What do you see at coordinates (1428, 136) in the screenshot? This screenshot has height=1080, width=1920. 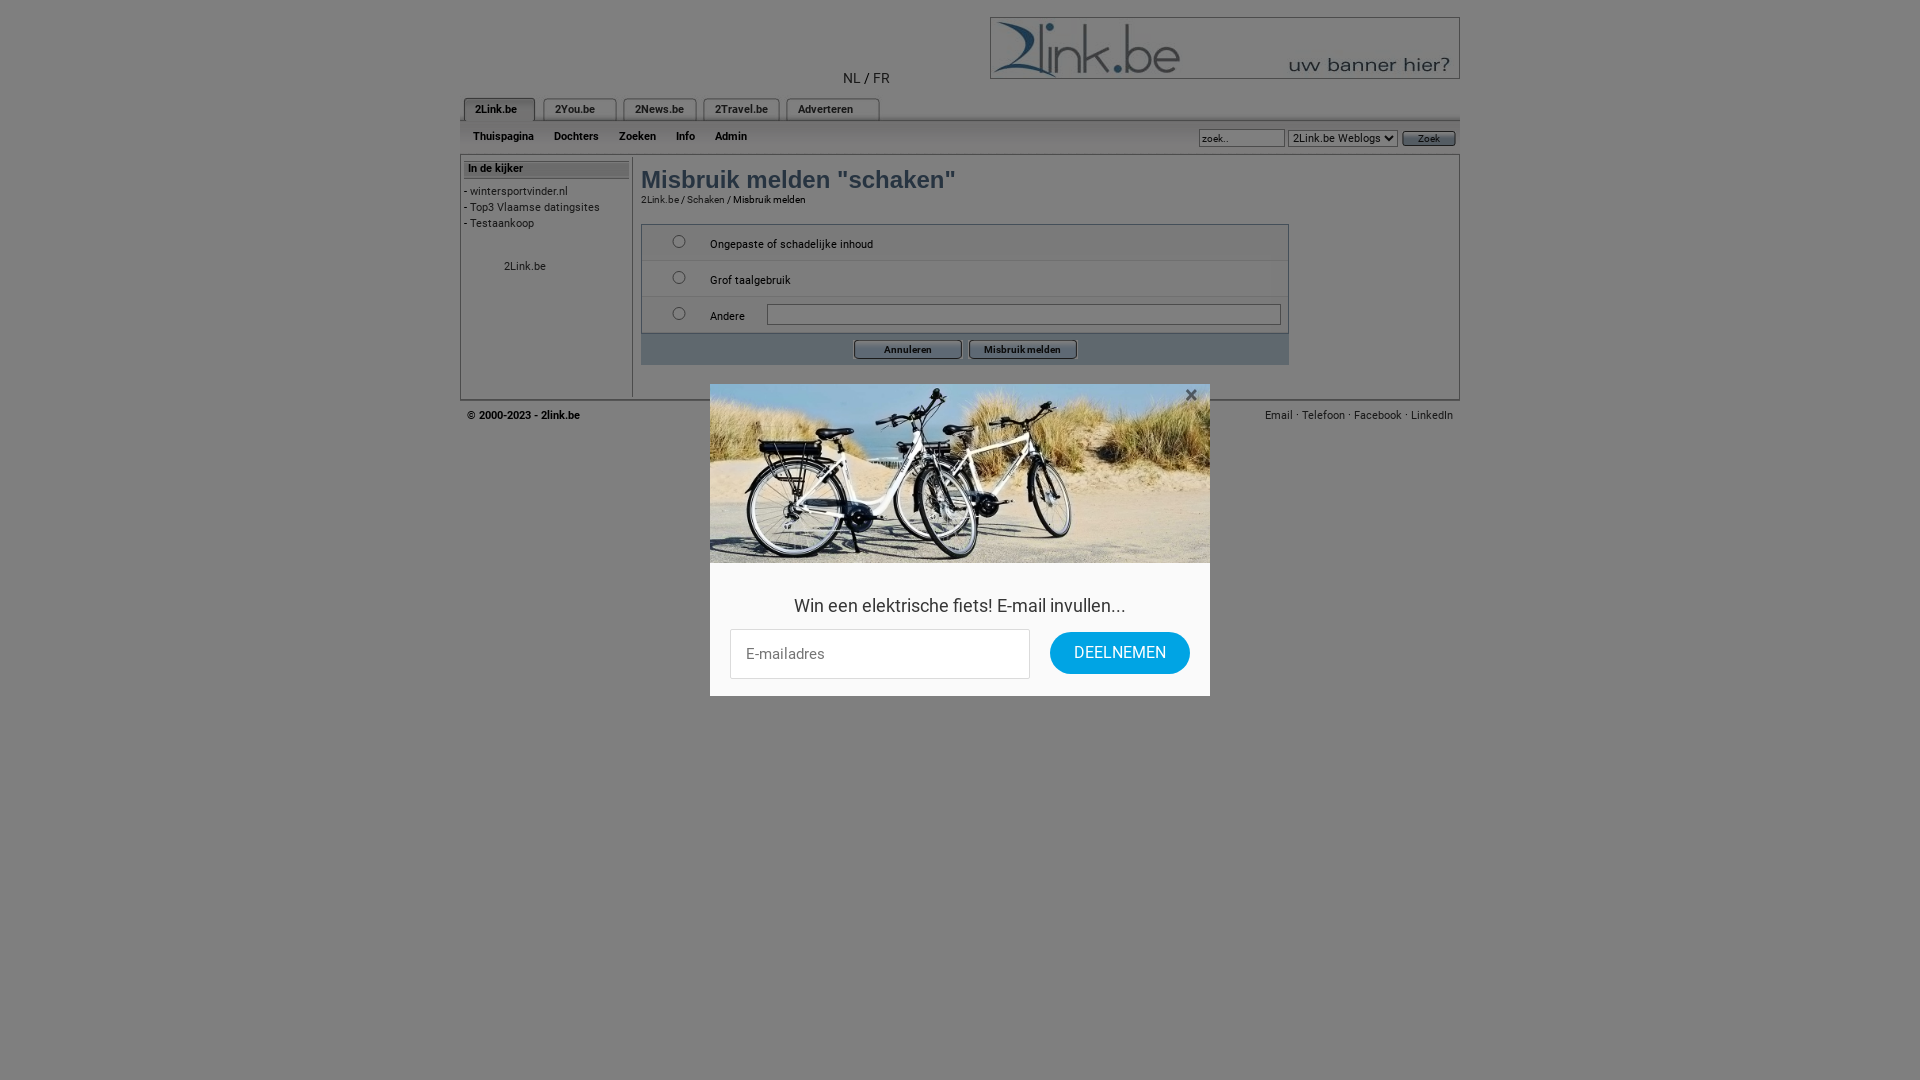 I see `'Zoek'` at bounding box center [1428, 136].